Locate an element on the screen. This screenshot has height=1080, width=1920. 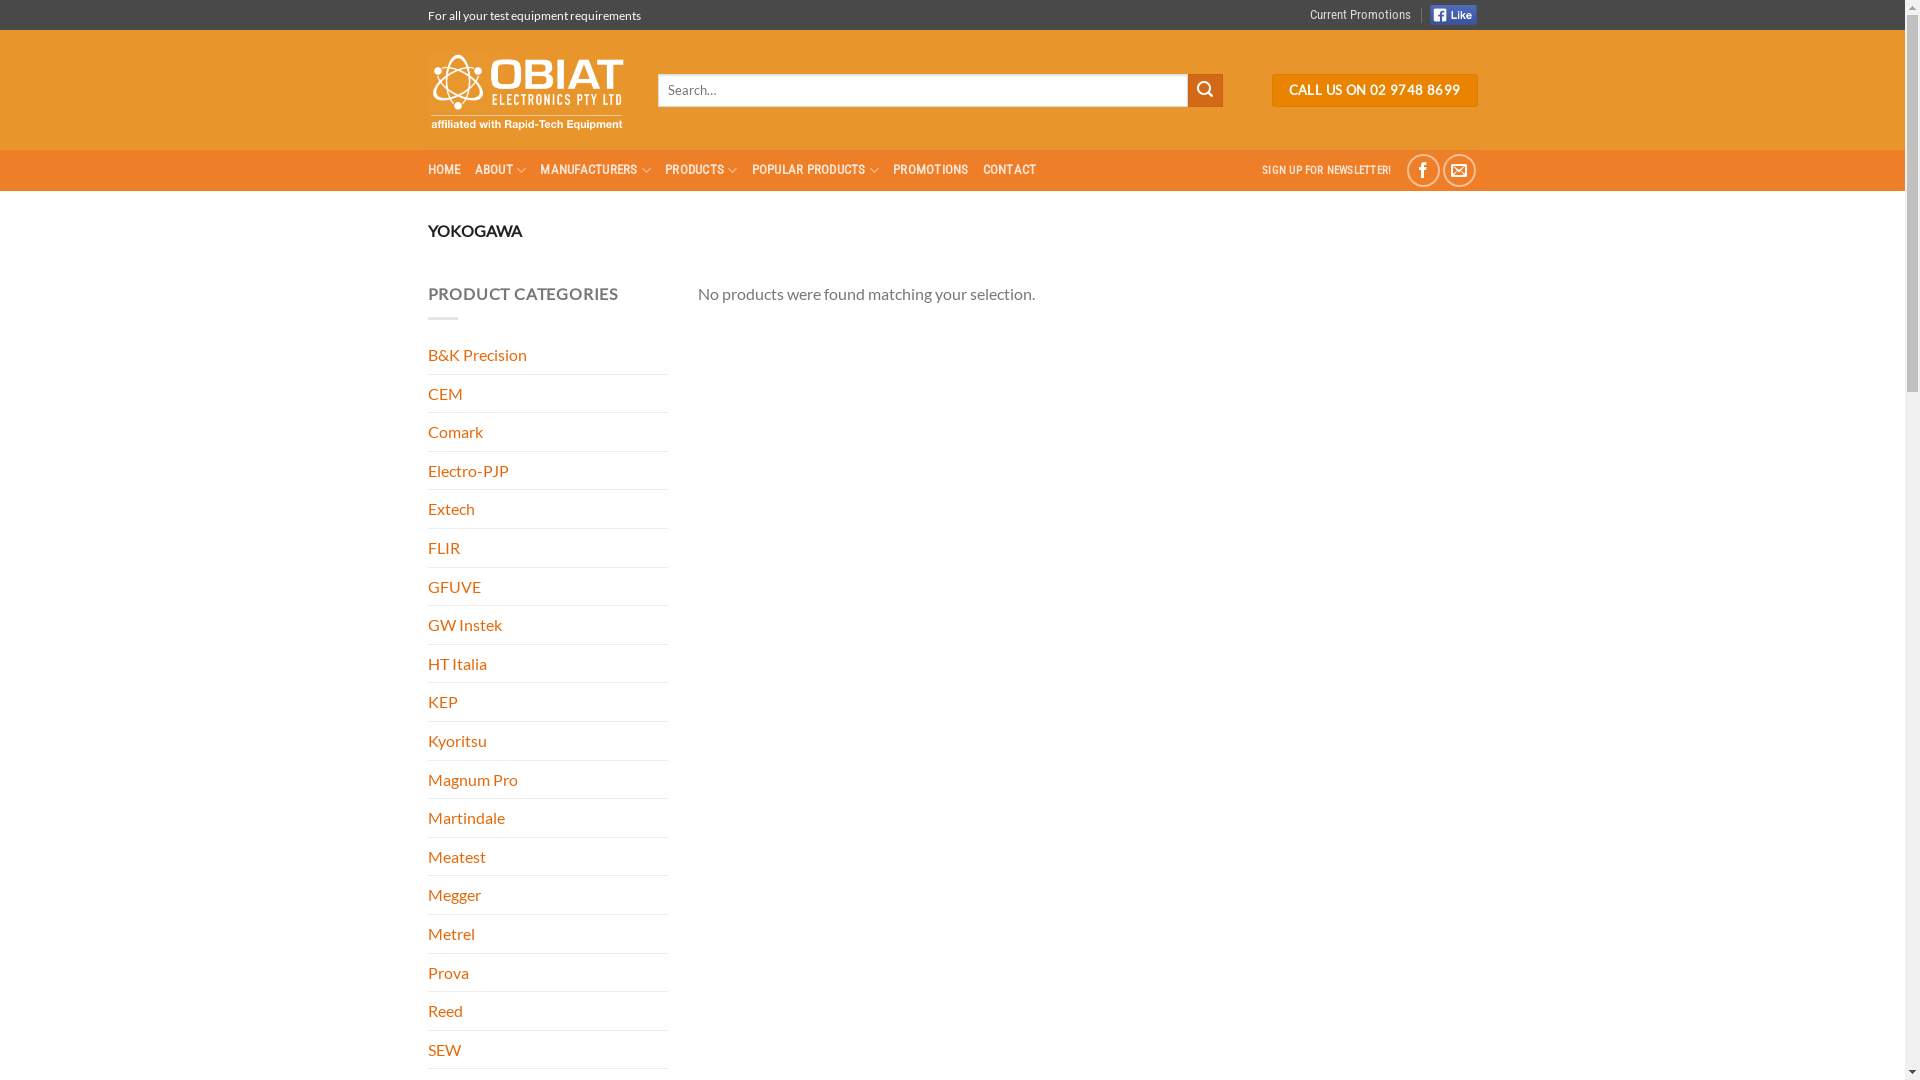
'PRODUCTS' is located at coordinates (701, 168).